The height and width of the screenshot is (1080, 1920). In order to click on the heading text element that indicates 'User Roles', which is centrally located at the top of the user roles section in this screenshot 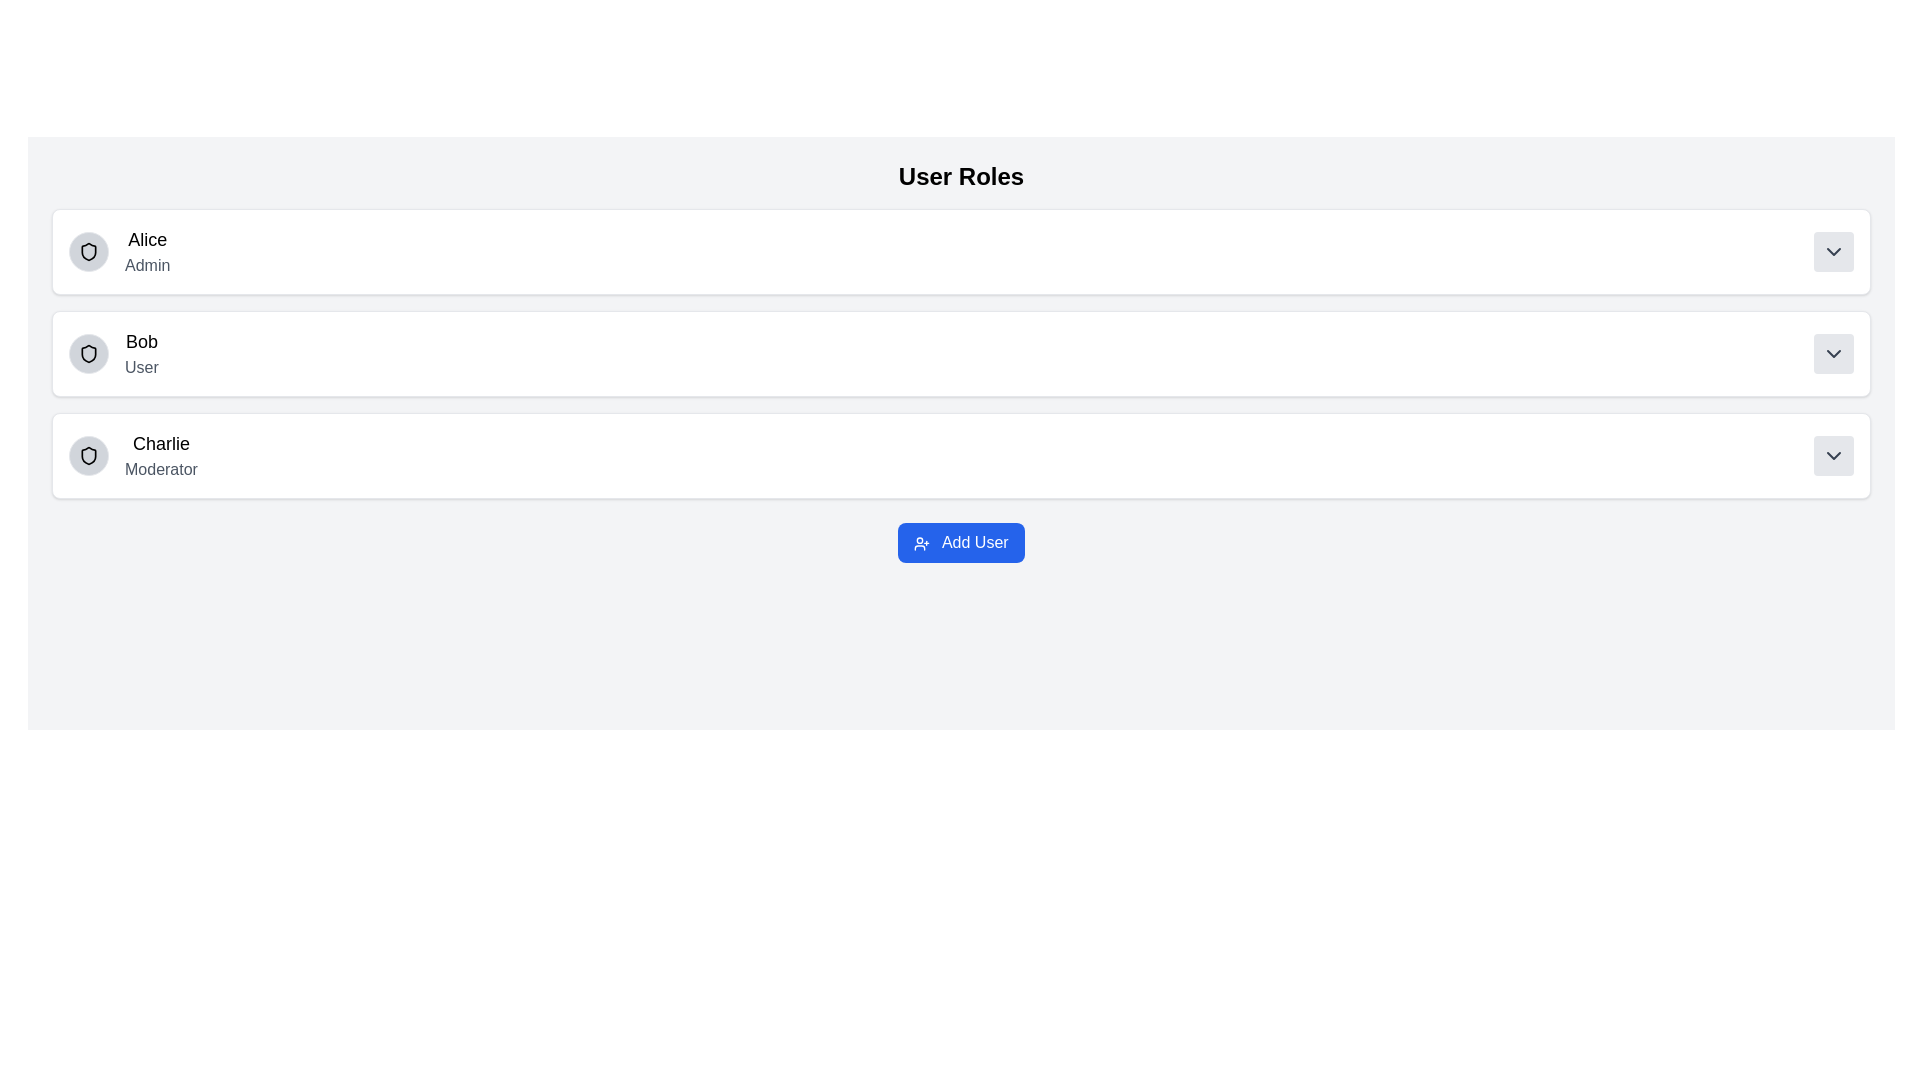, I will do `click(961, 176)`.